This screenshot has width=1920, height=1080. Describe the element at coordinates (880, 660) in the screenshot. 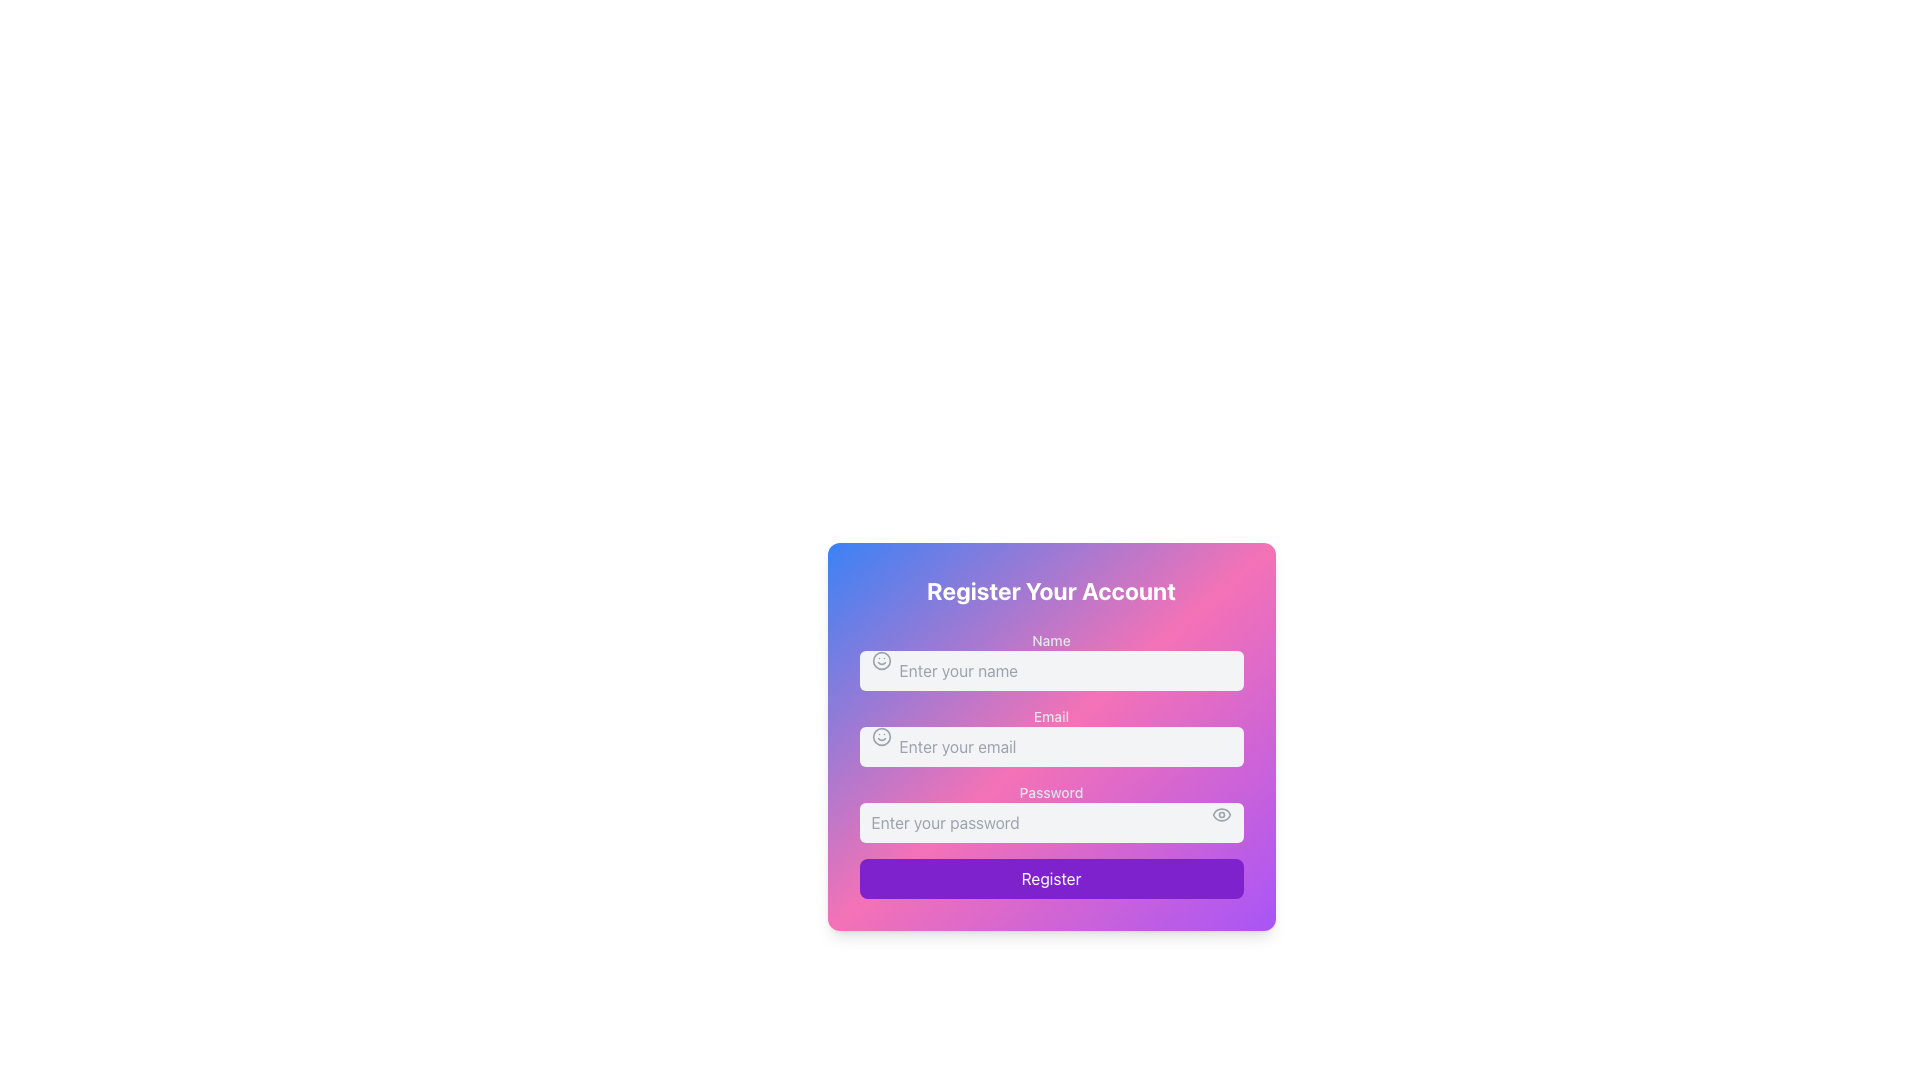

I see `the Decorative icon, a small circular smiling face icon located at the top-left corner inside the 'Name' input field, directly above the placeholder text 'Enter your name'` at that location.